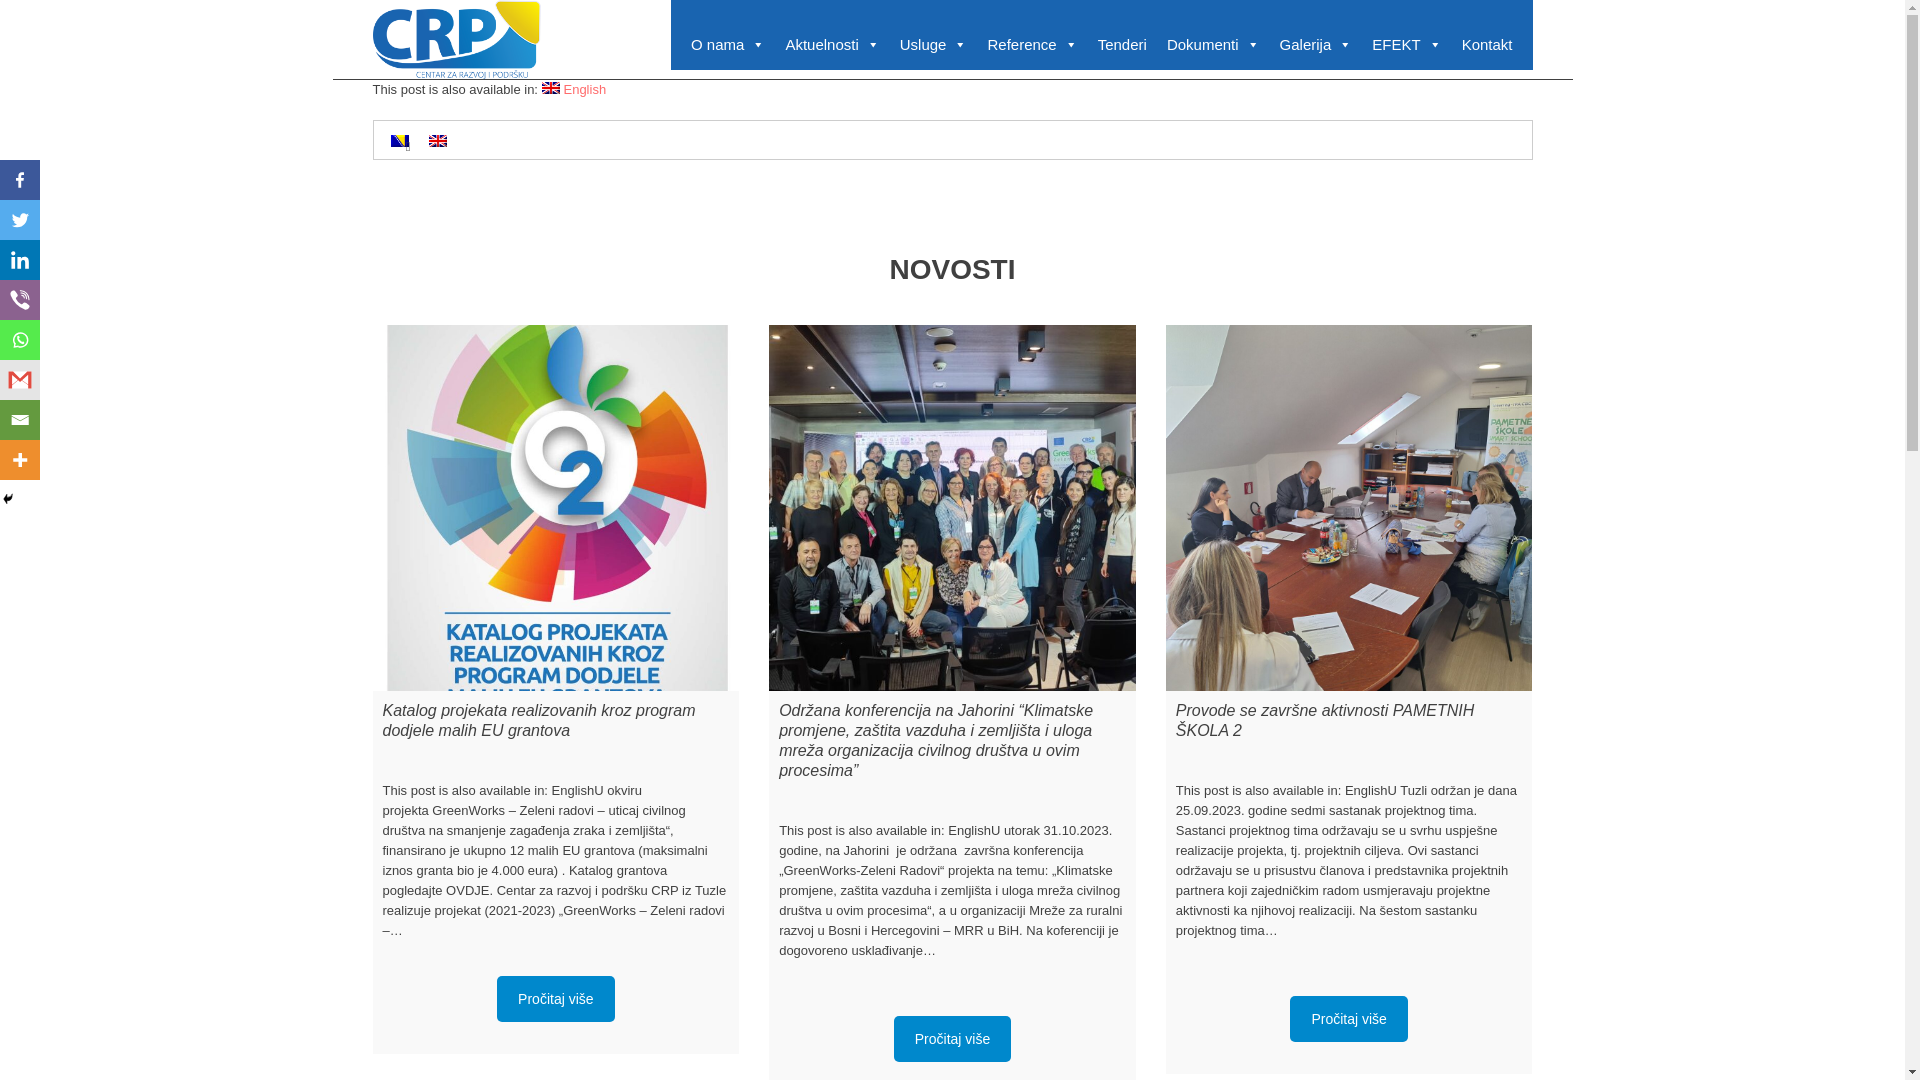 This screenshot has height=1080, width=1920. I want to click on 'Dokumenti', so click(1156, 45).